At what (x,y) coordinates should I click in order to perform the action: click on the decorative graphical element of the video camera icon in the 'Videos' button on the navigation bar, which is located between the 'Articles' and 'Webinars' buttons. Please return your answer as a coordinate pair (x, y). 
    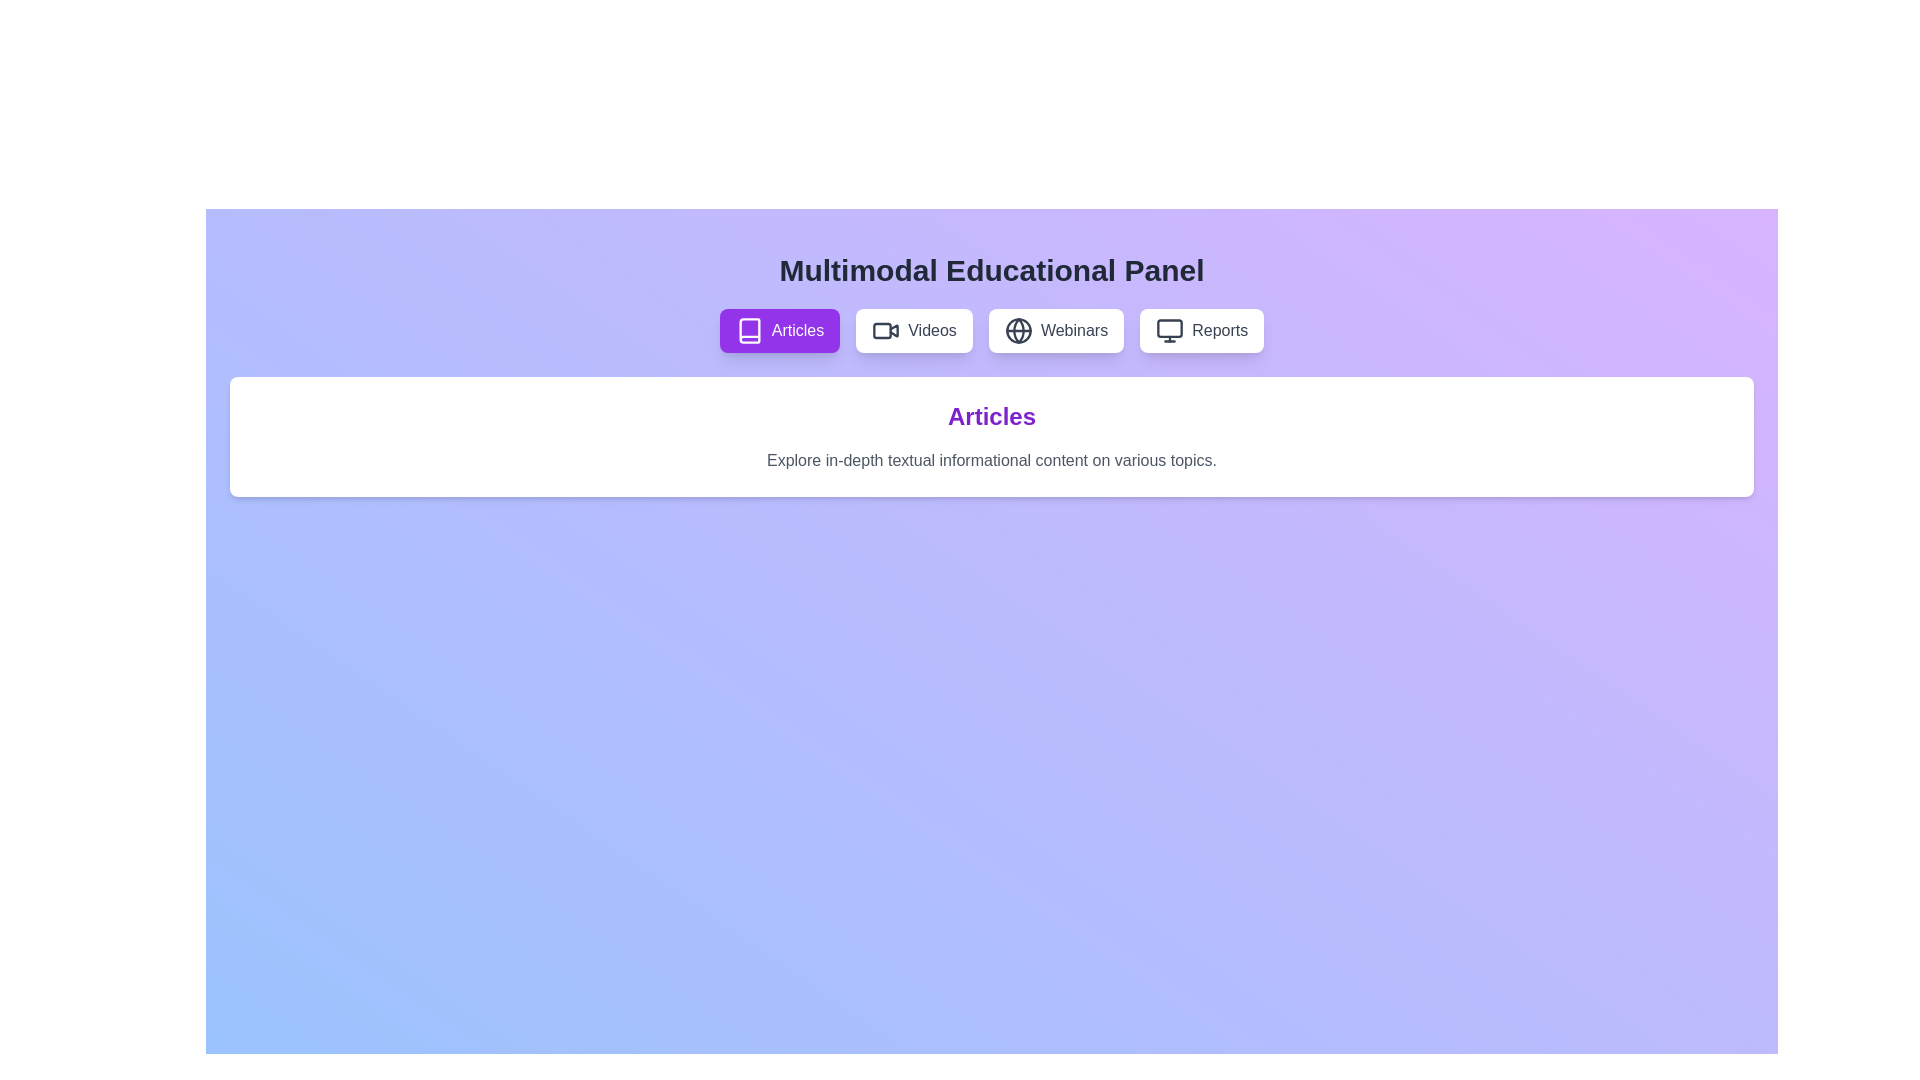
    Looking at the image, I should click on (881, 330).